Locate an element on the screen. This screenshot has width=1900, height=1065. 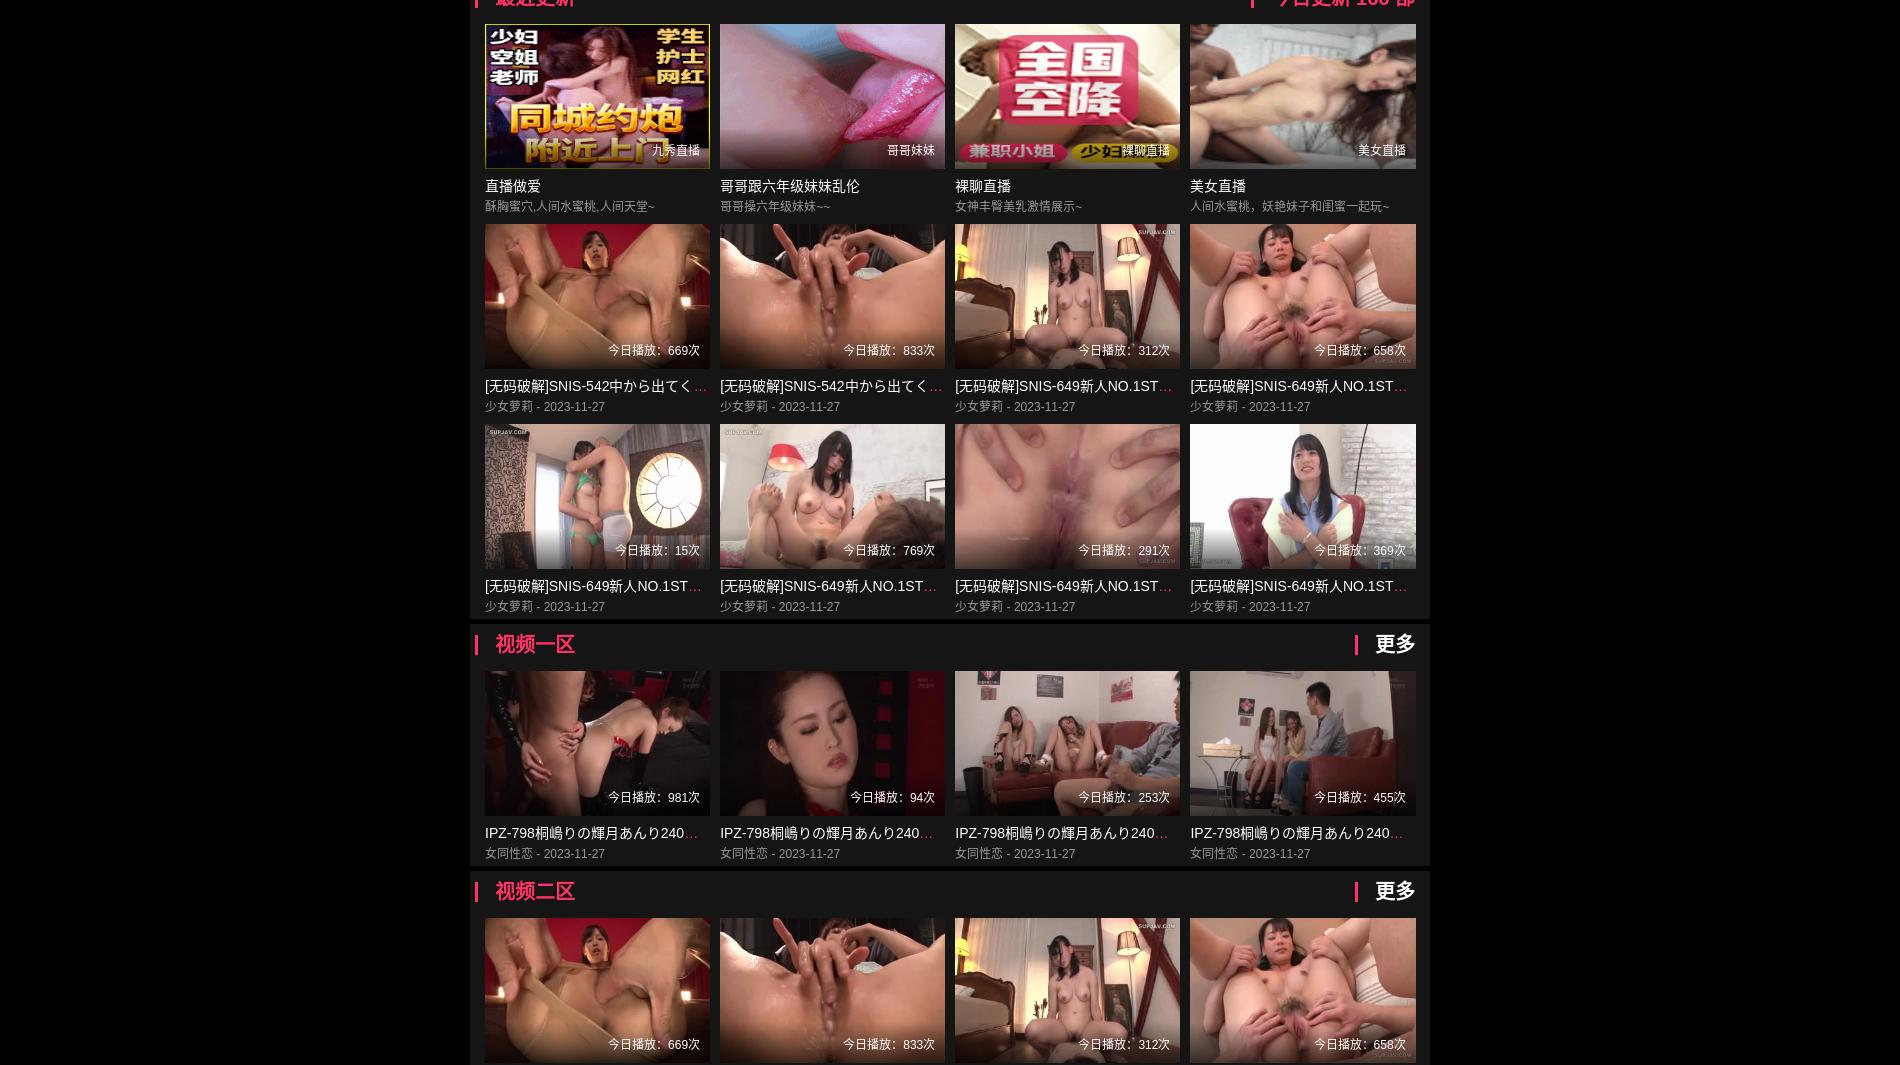
'今日播放：94次' is located at coordinates (891, 798).